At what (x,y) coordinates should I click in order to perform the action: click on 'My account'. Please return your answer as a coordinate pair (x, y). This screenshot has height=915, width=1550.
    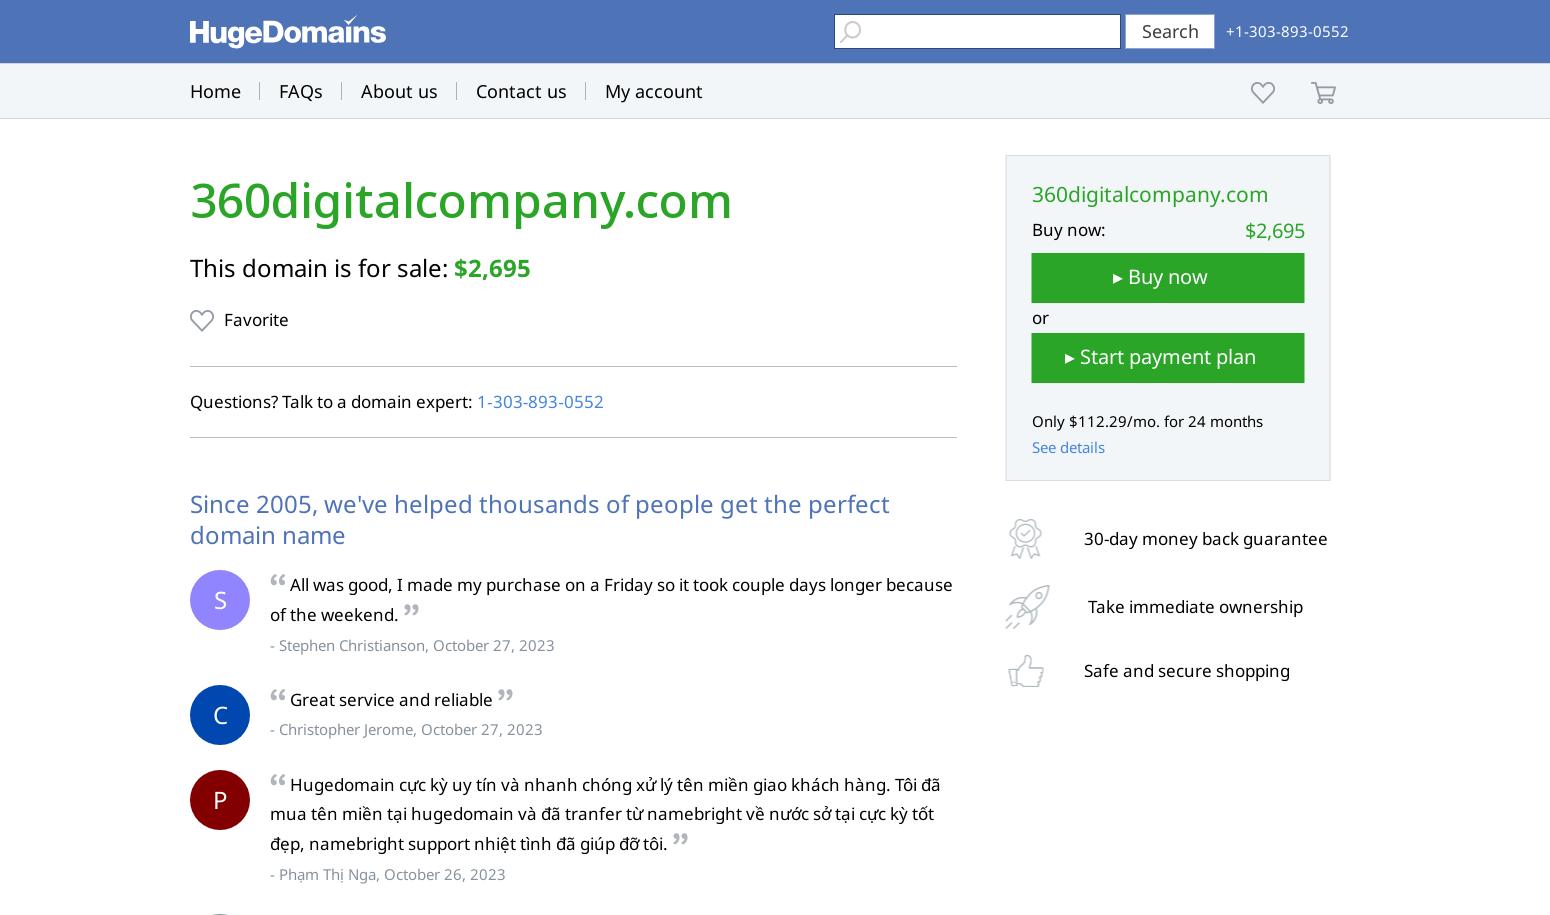
    Looking at the image, I should click on (604, 90).